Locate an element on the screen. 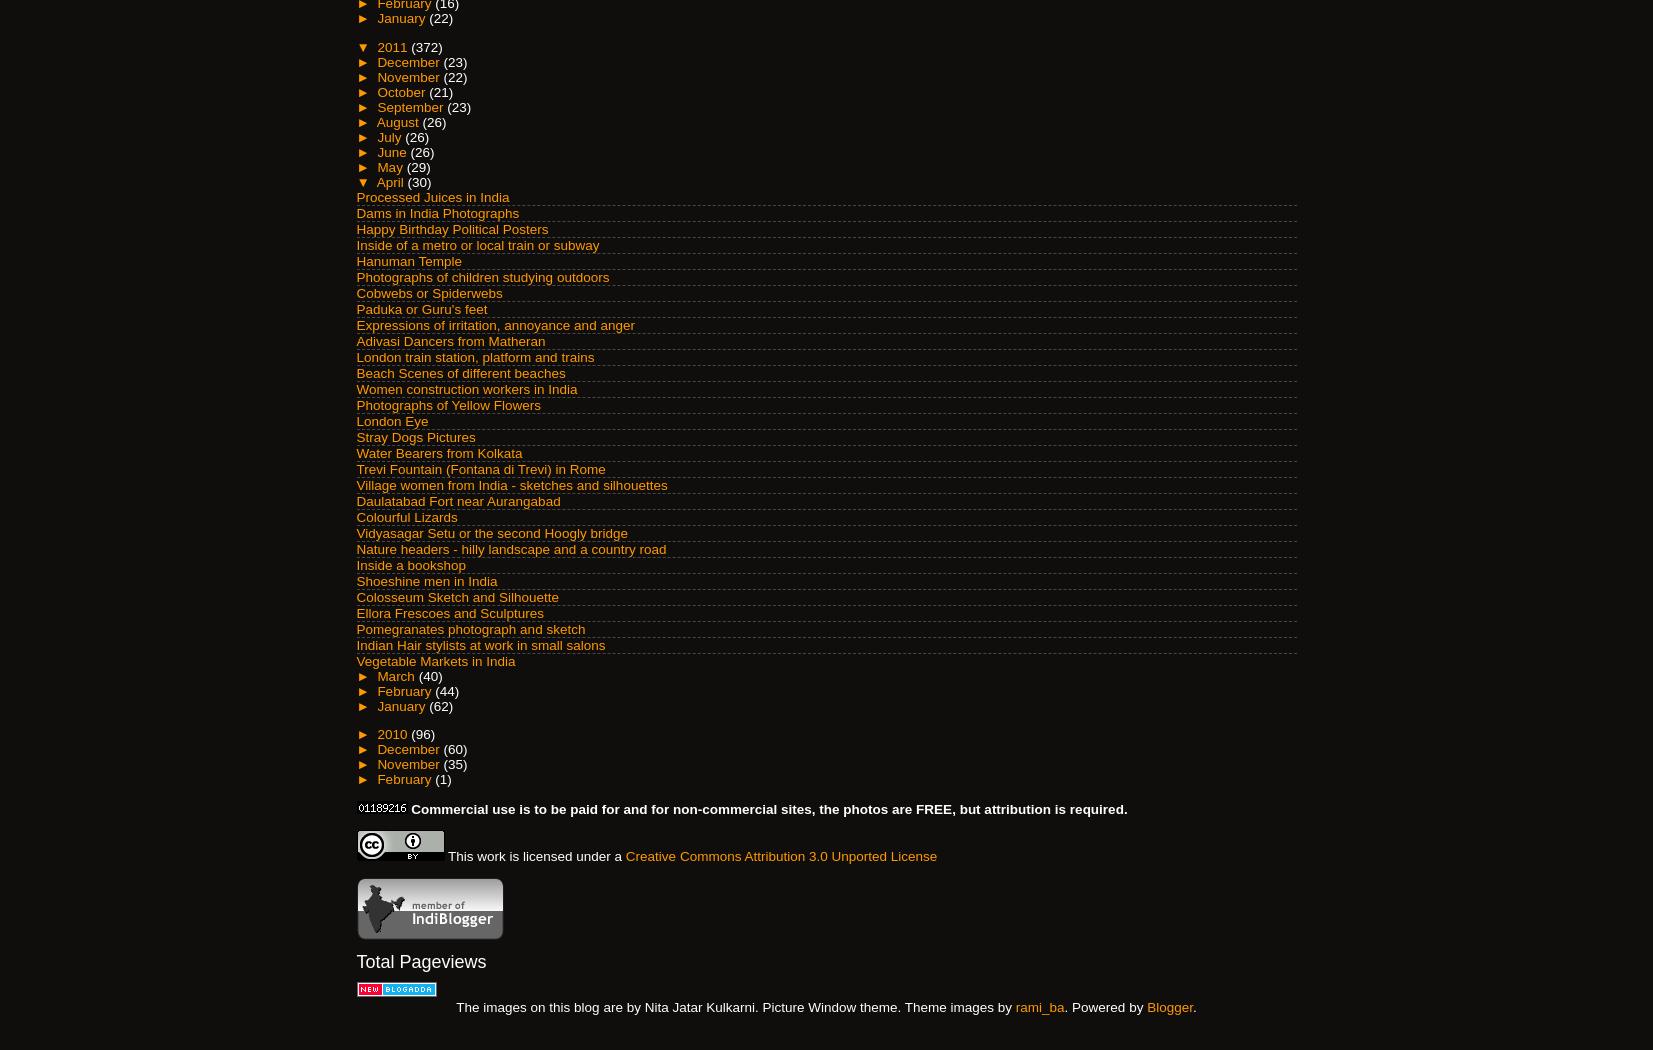  'rami_ba' is located at coordinates (1039, 1006).